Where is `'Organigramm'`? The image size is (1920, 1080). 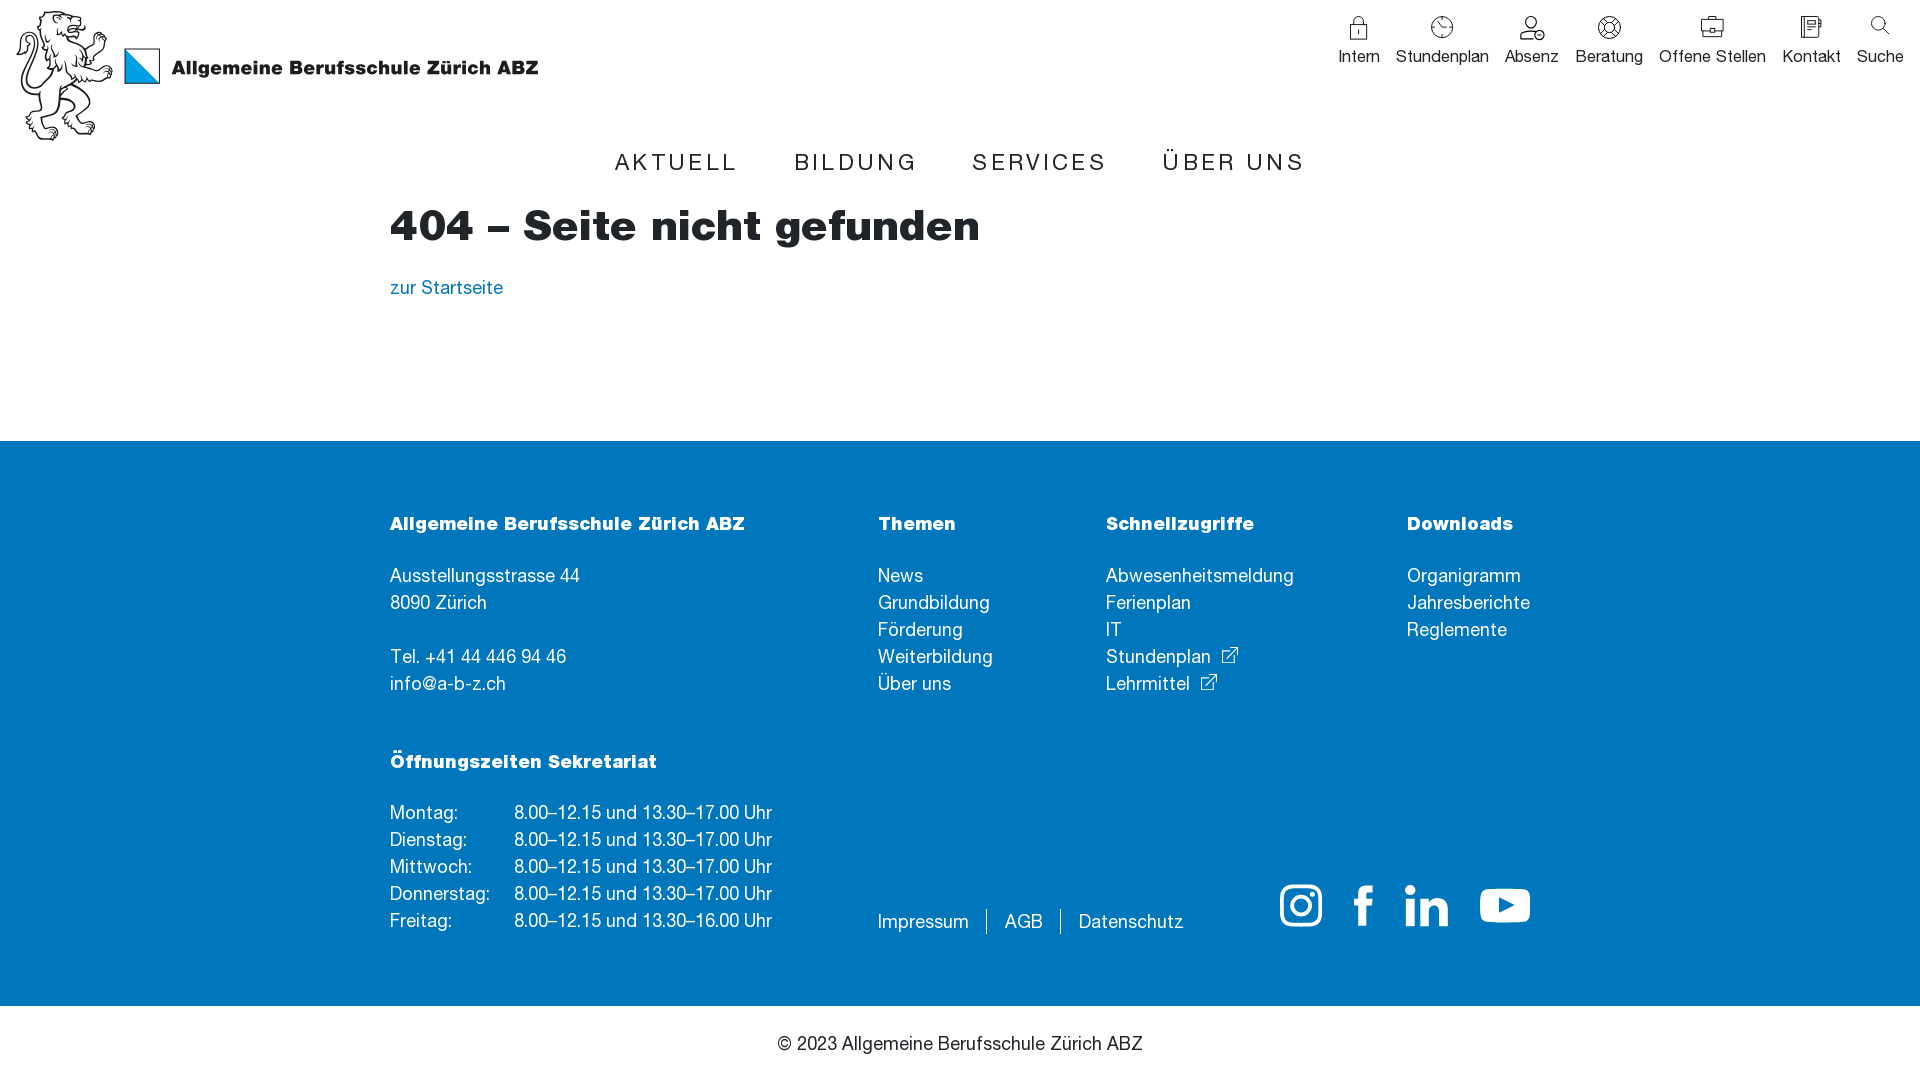 'Organigramm' is located at coordinates (1464, 574).